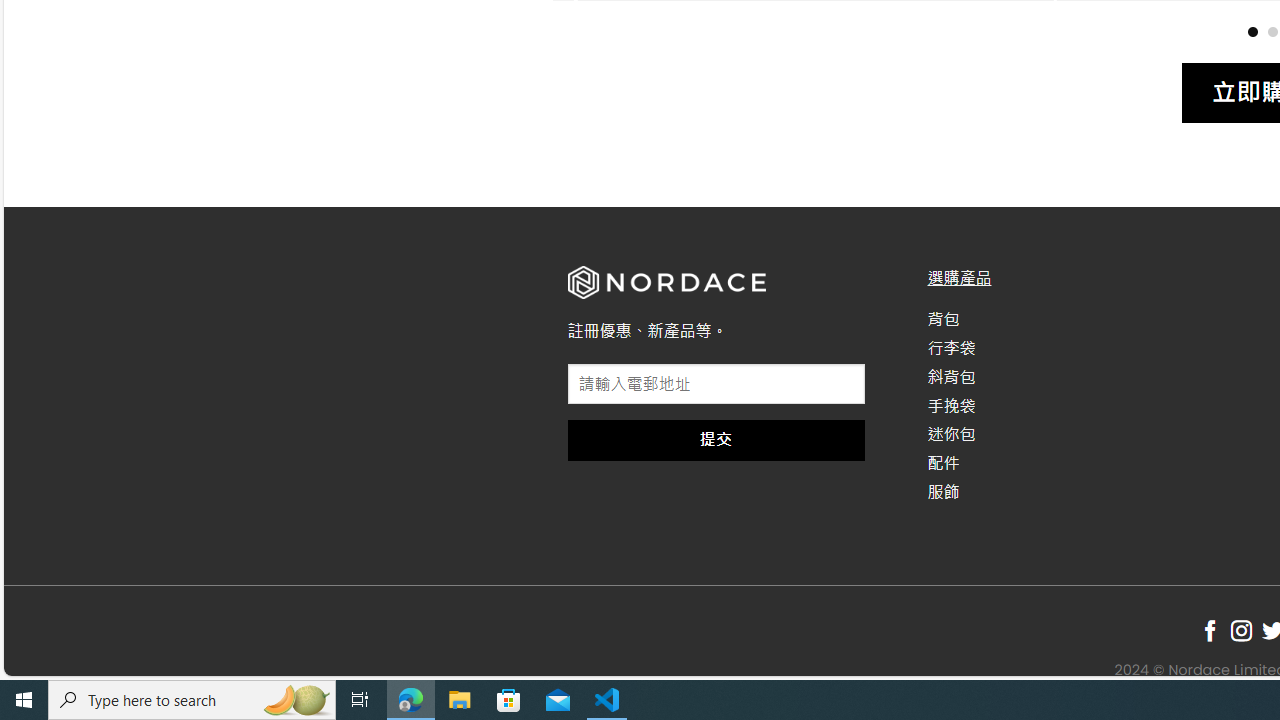  Describe the element at coordinates (1240, 631) in the screenshot. I see `'Follow on Instagram'` at that location.